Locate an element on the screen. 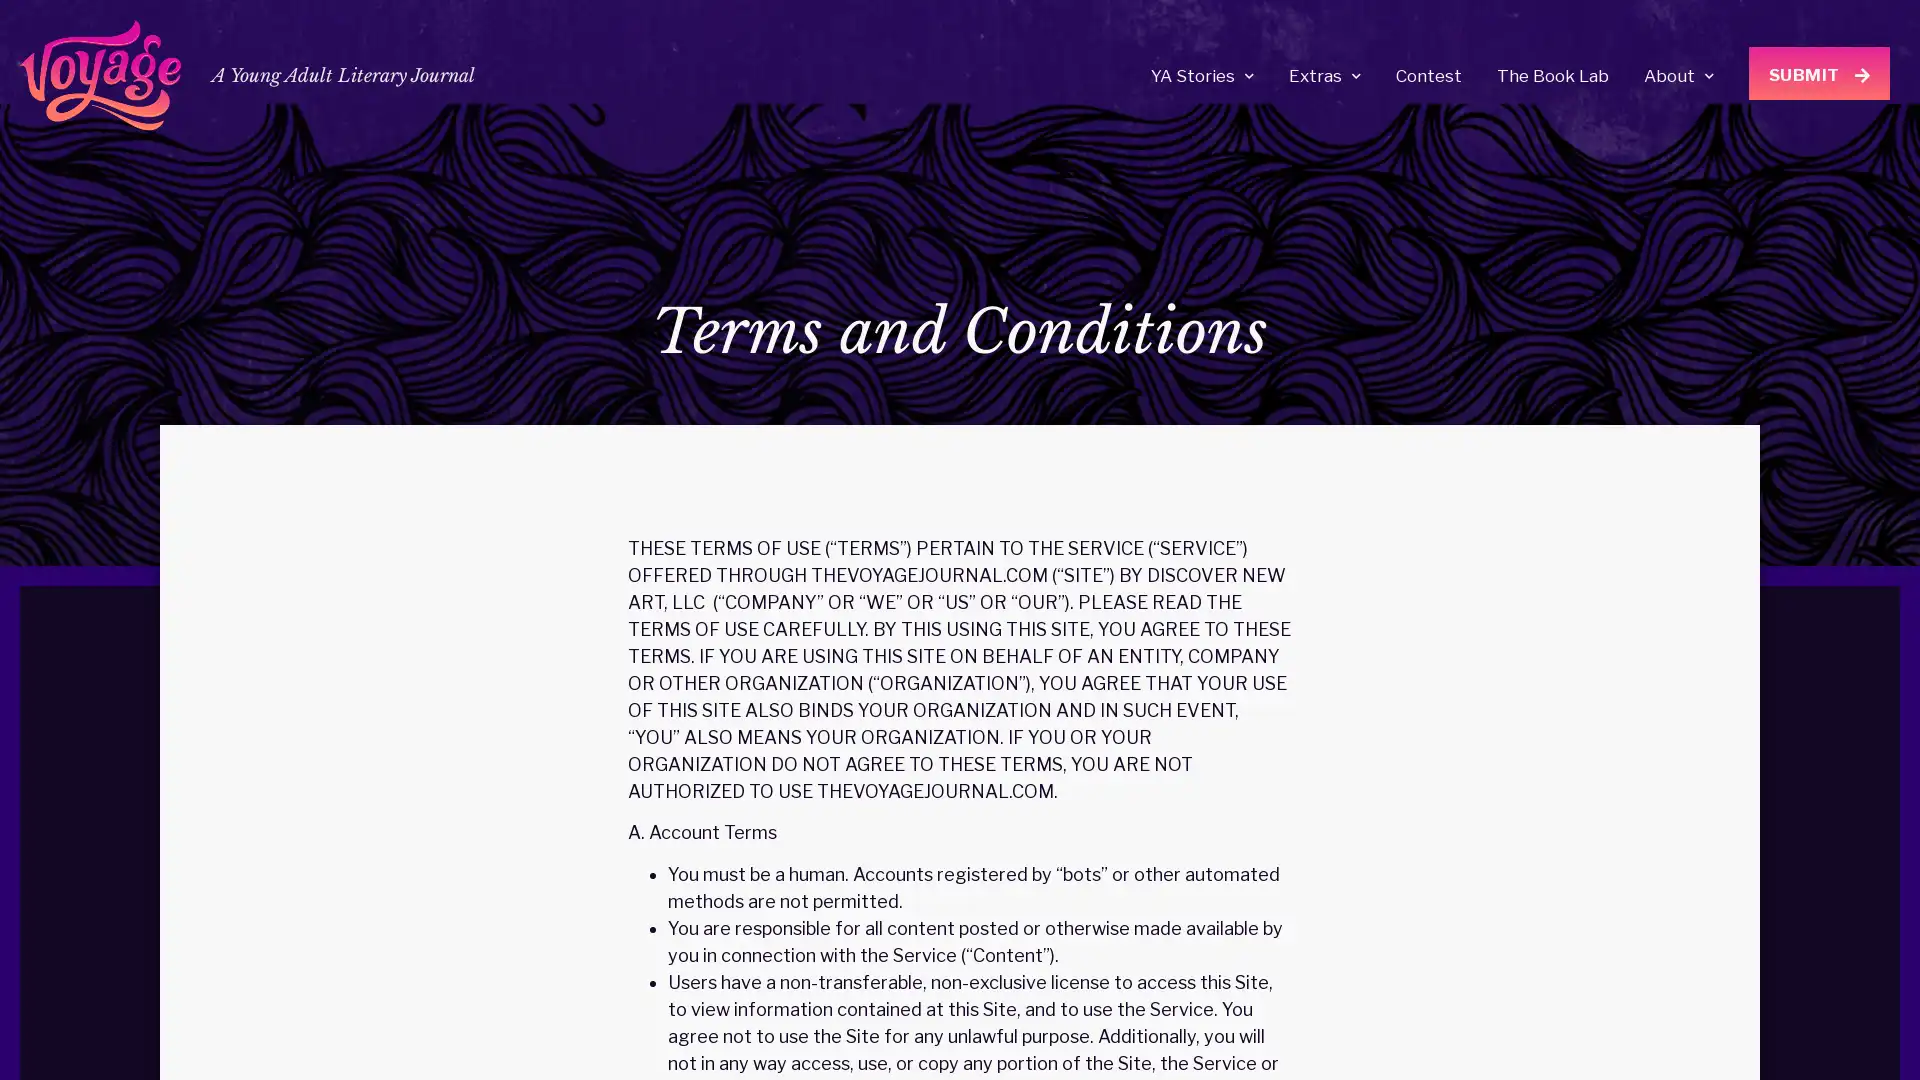  SUBMIT is located at coordinates (1819, 72).